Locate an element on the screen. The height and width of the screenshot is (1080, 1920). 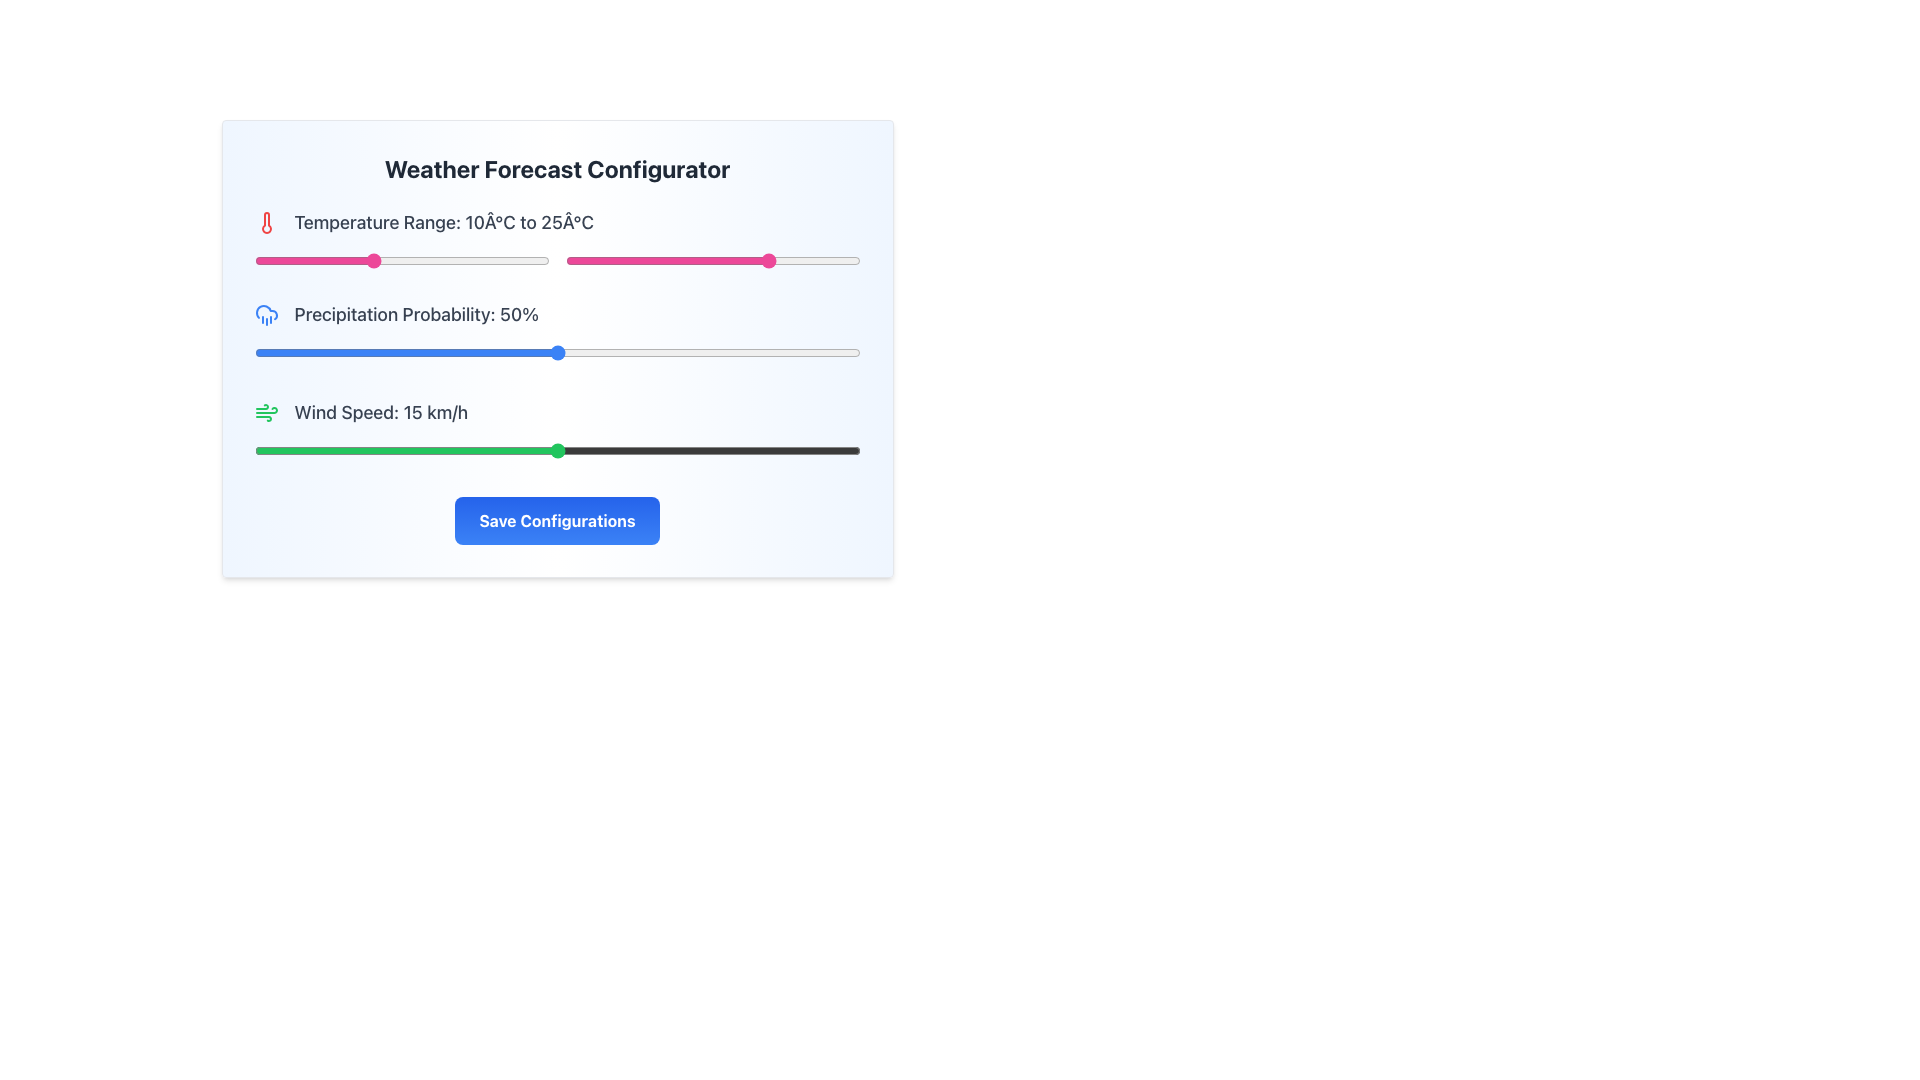
the header text labeled 'Weather Forecast Configurator', which is displayed prominently in bold and large font at the top center of the configuration card is located at coordinates (557, 168).